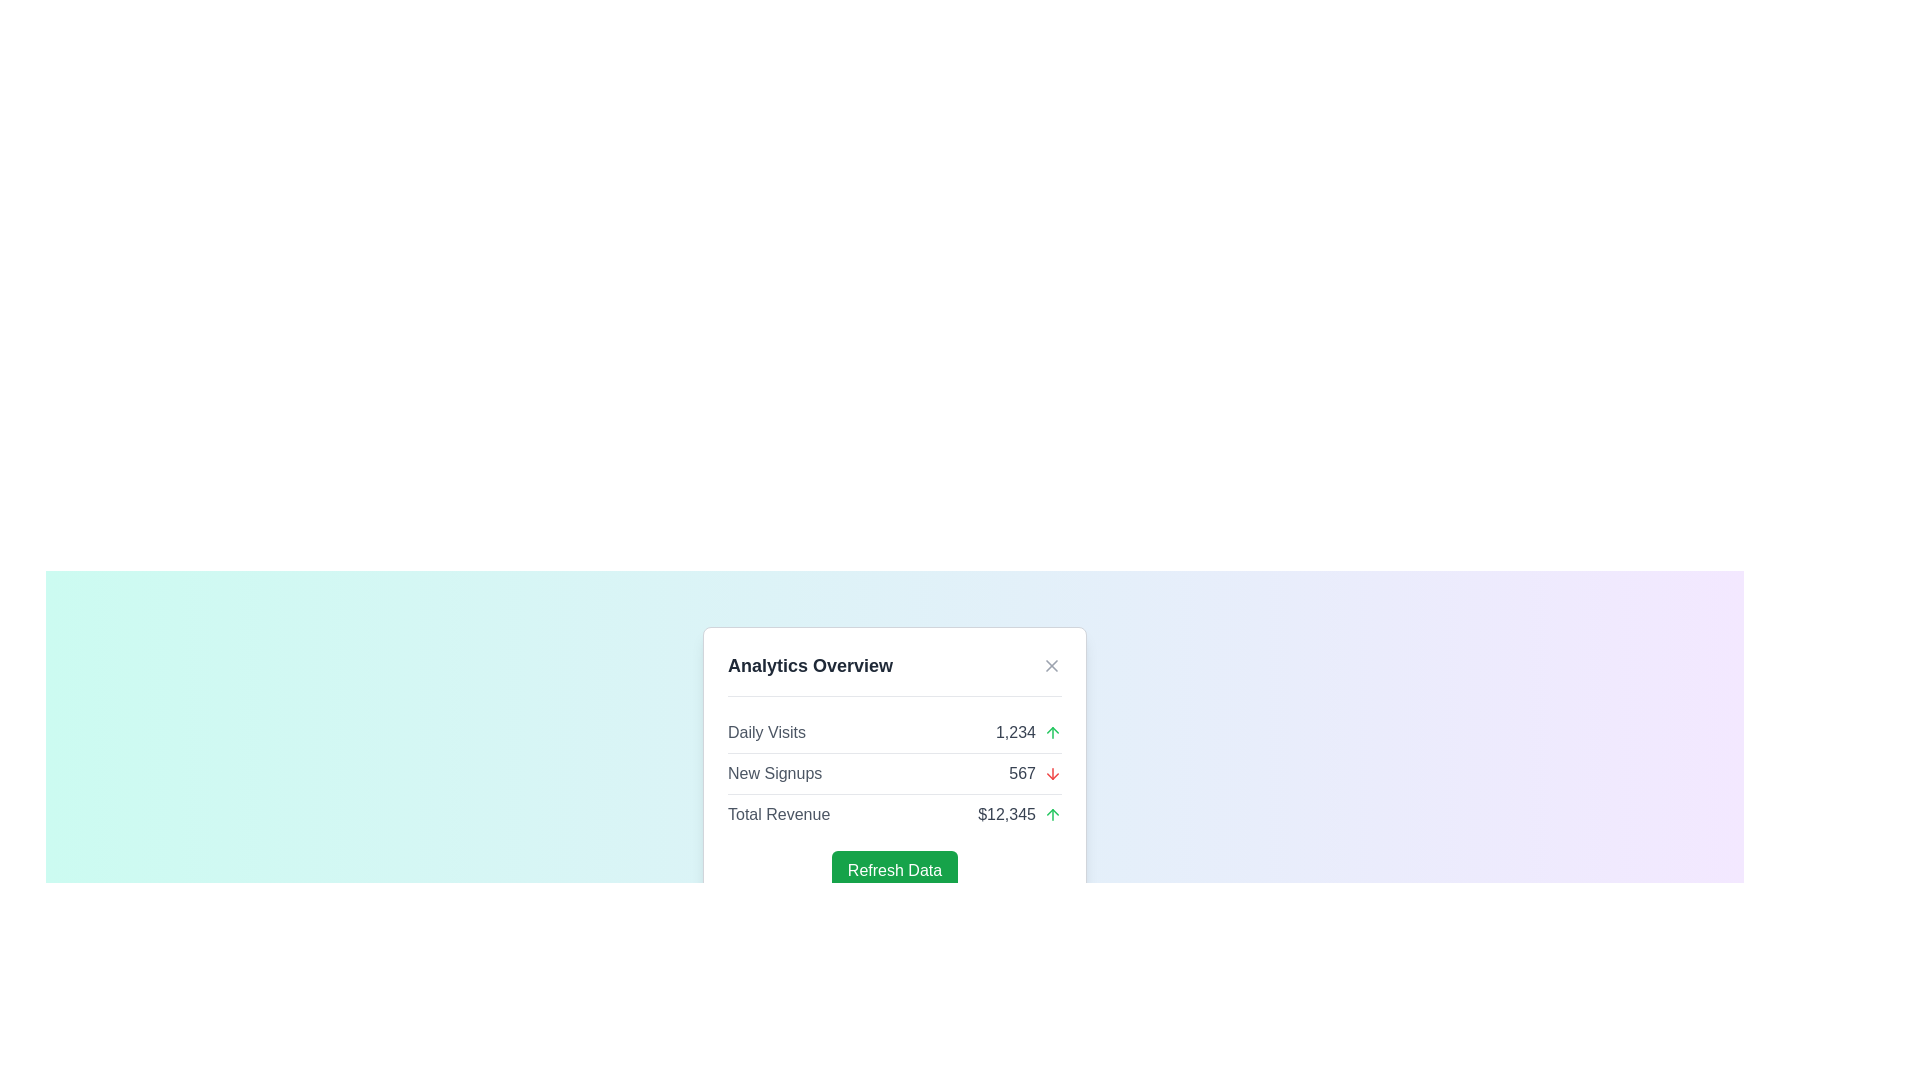 Image resolution: width=1920 pixels, height=1080 pixels. What do you see at coordinates (774, 773) in the screenshot?
I see `the descriptive text label indicating the context of the number of new signups in the second row of the 'Analytics Overview' card, positioned to the left of the numerical value '567'` at bounding box center [774, 773].